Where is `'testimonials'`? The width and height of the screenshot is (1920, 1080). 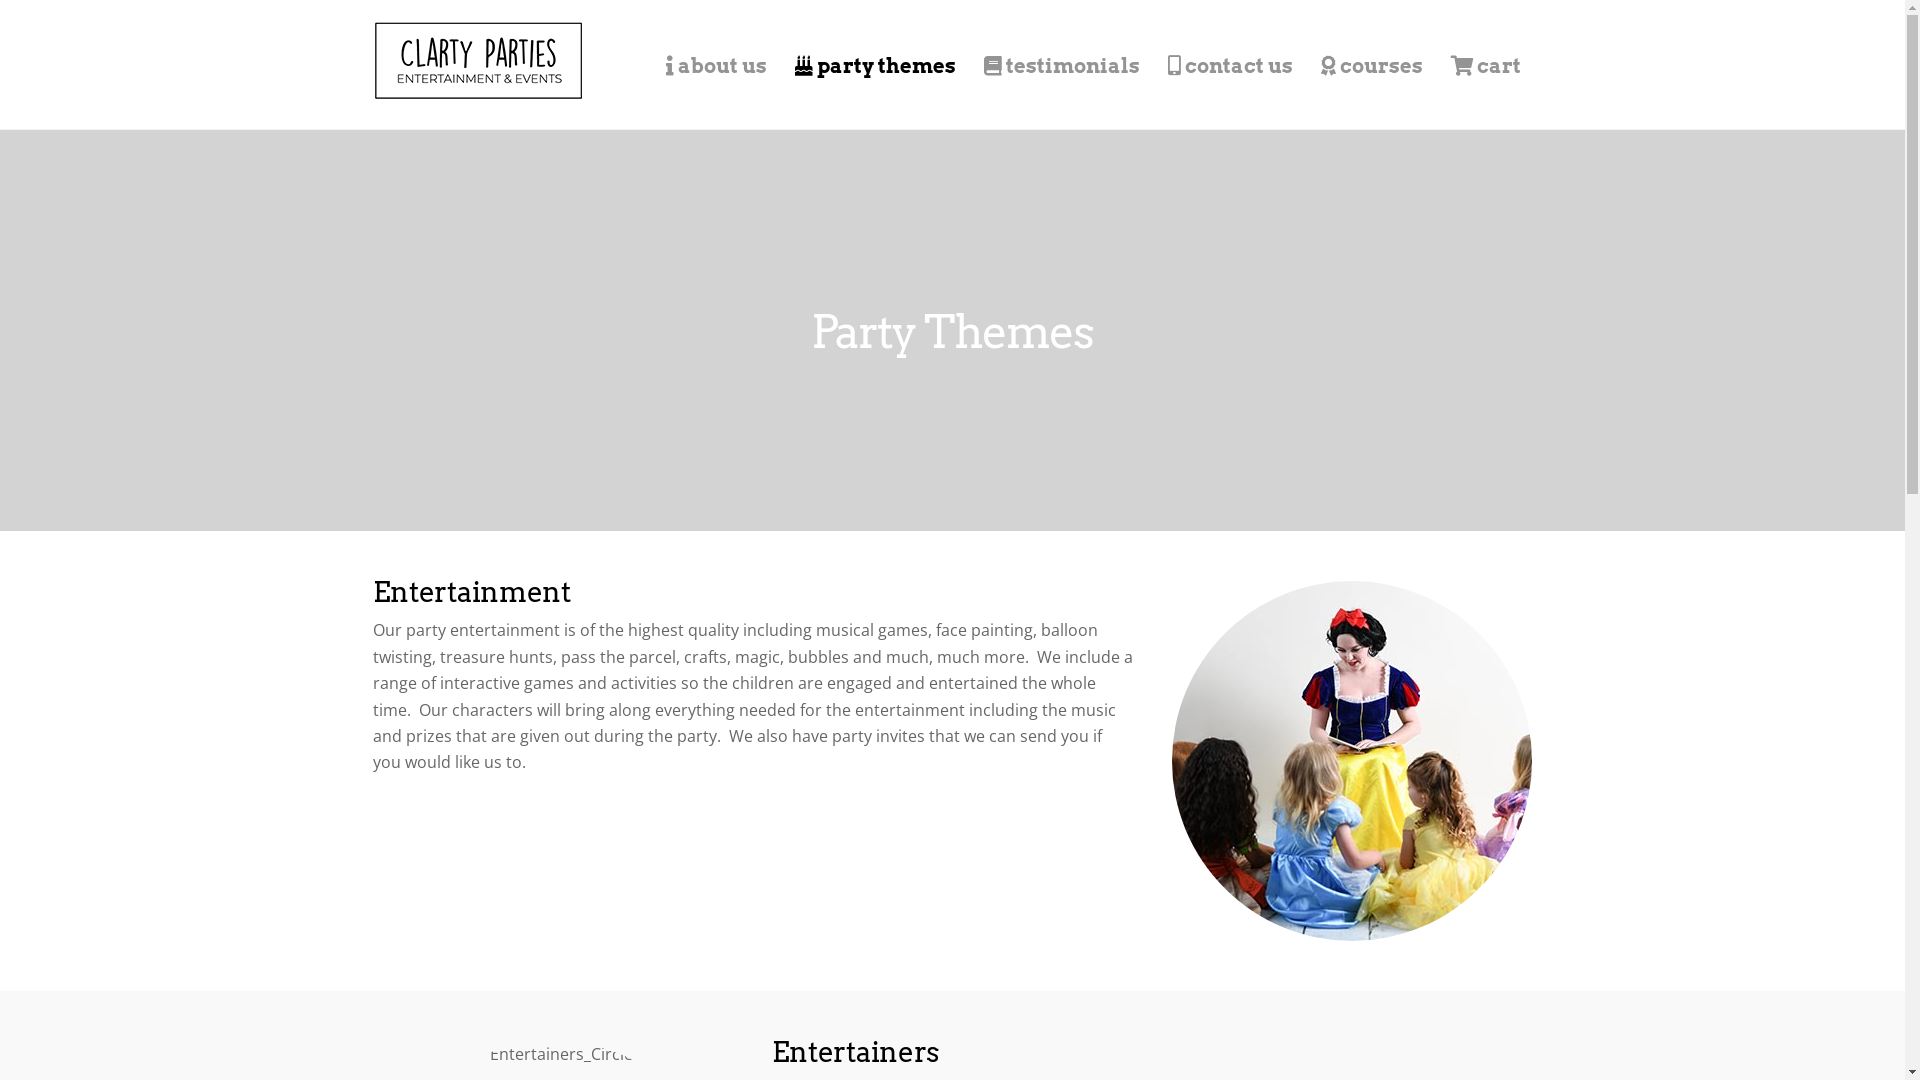 'testimonials' is located at coordinates (1060, 64).